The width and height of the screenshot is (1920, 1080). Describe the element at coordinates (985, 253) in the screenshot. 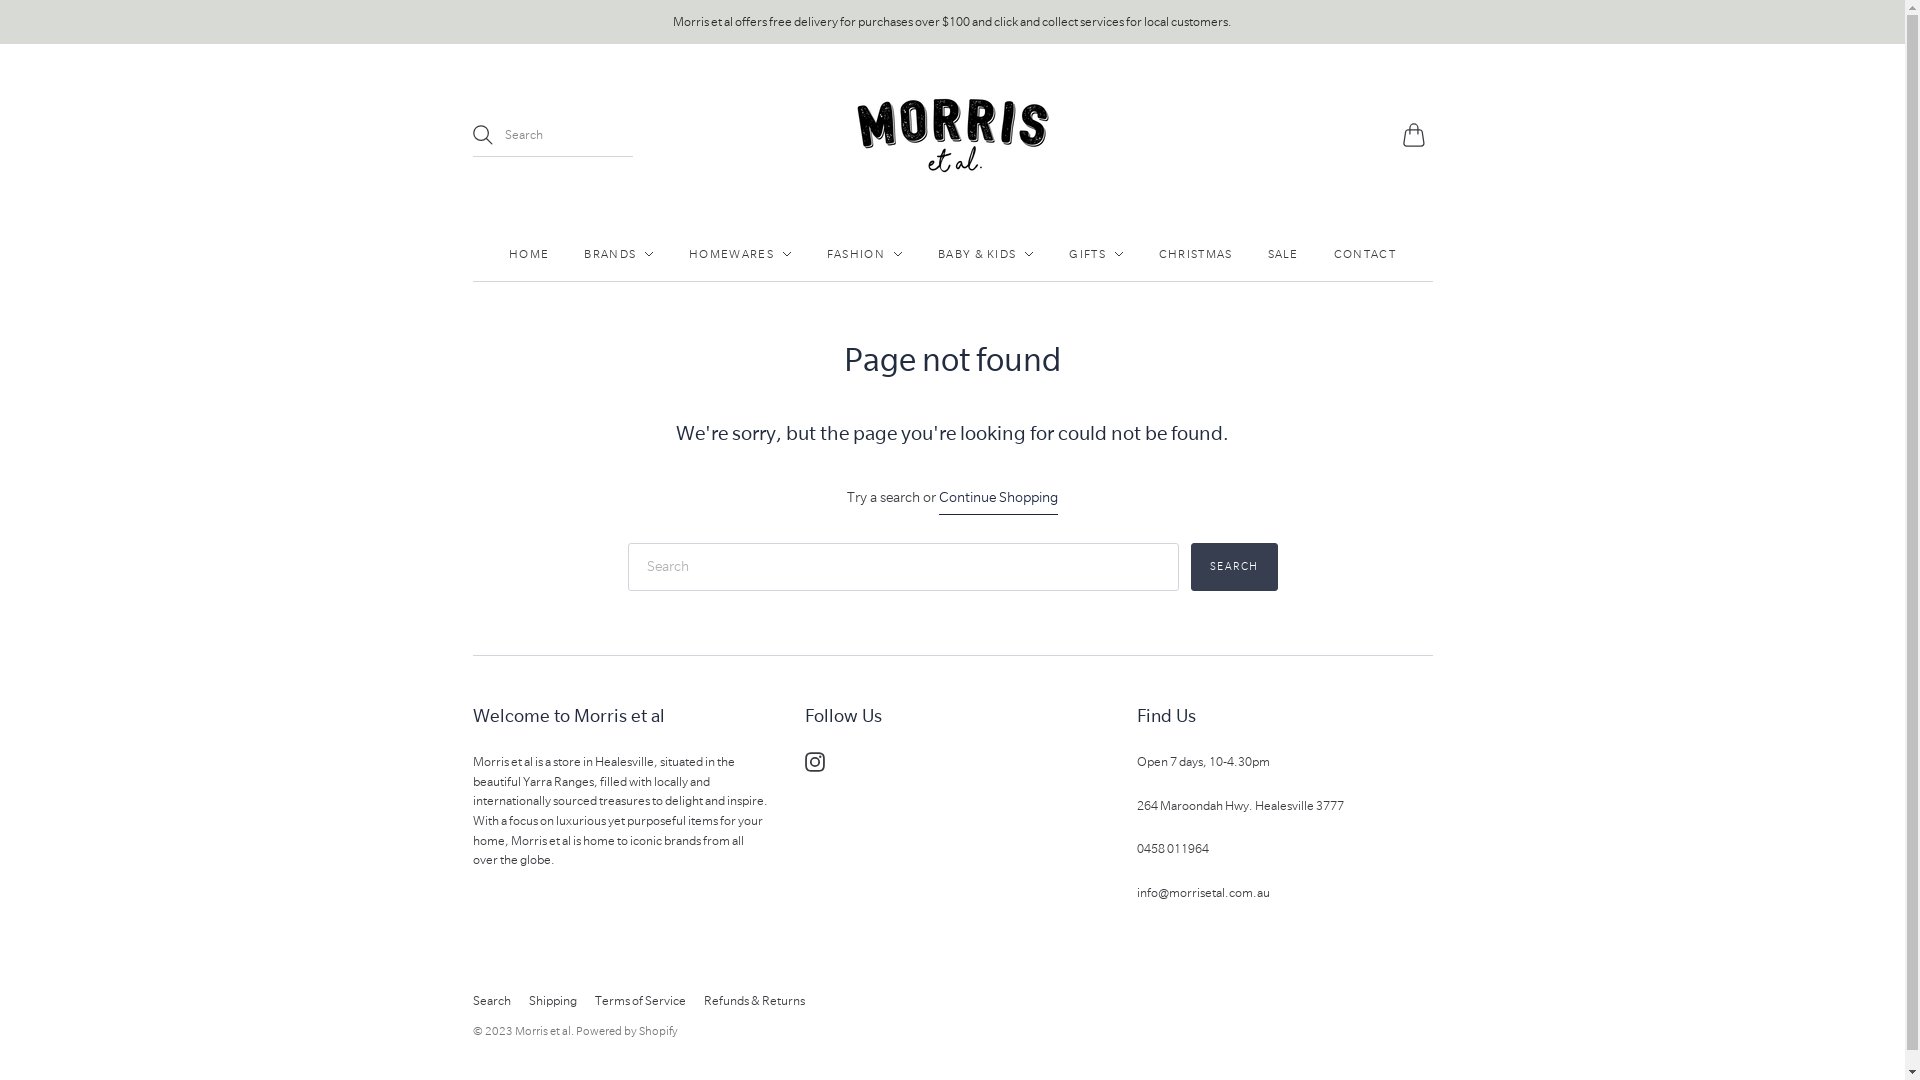

I see `'BABY & KIDS'` at that location.